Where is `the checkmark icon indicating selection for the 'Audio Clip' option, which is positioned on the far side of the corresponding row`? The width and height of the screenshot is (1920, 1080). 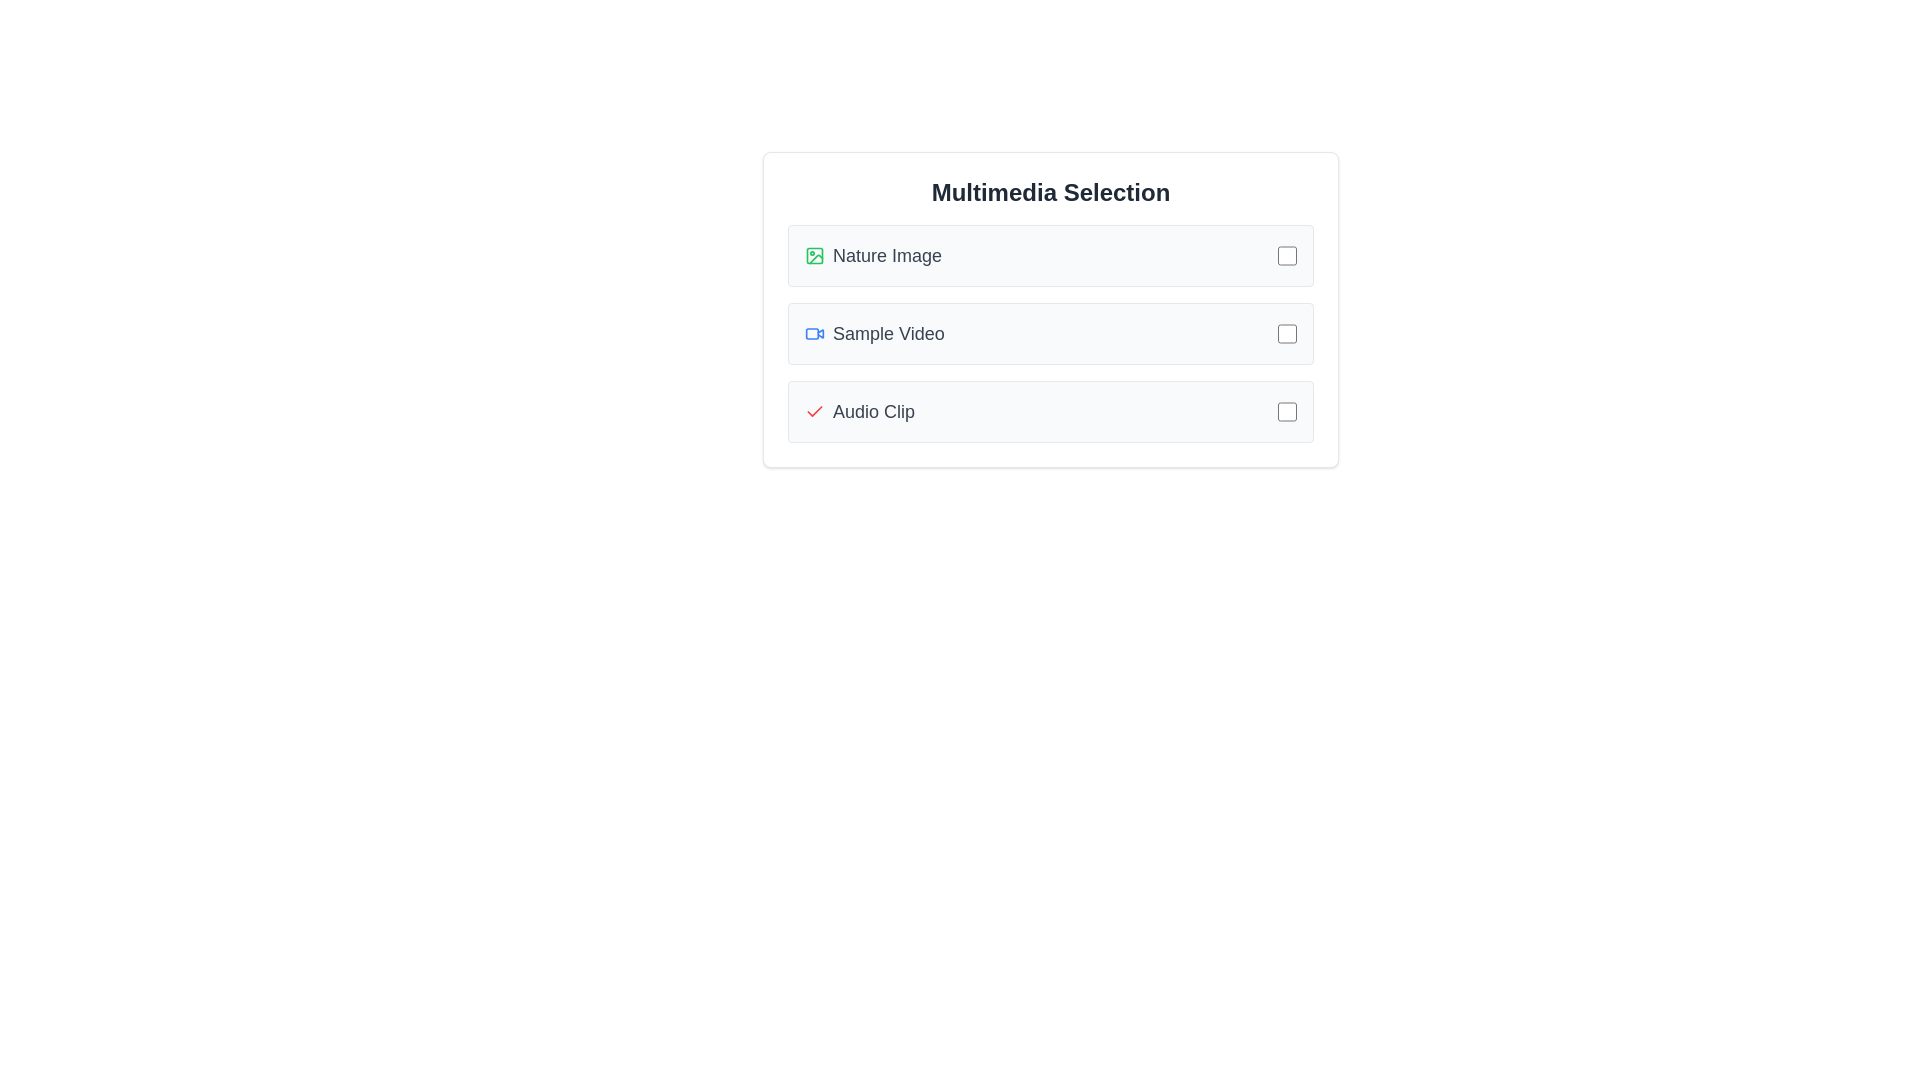 the checkmark icon indicating selection for the 'Audio Clip' option, which is positioned on the far side of the corresponding row is located at coordinates (815, 410).